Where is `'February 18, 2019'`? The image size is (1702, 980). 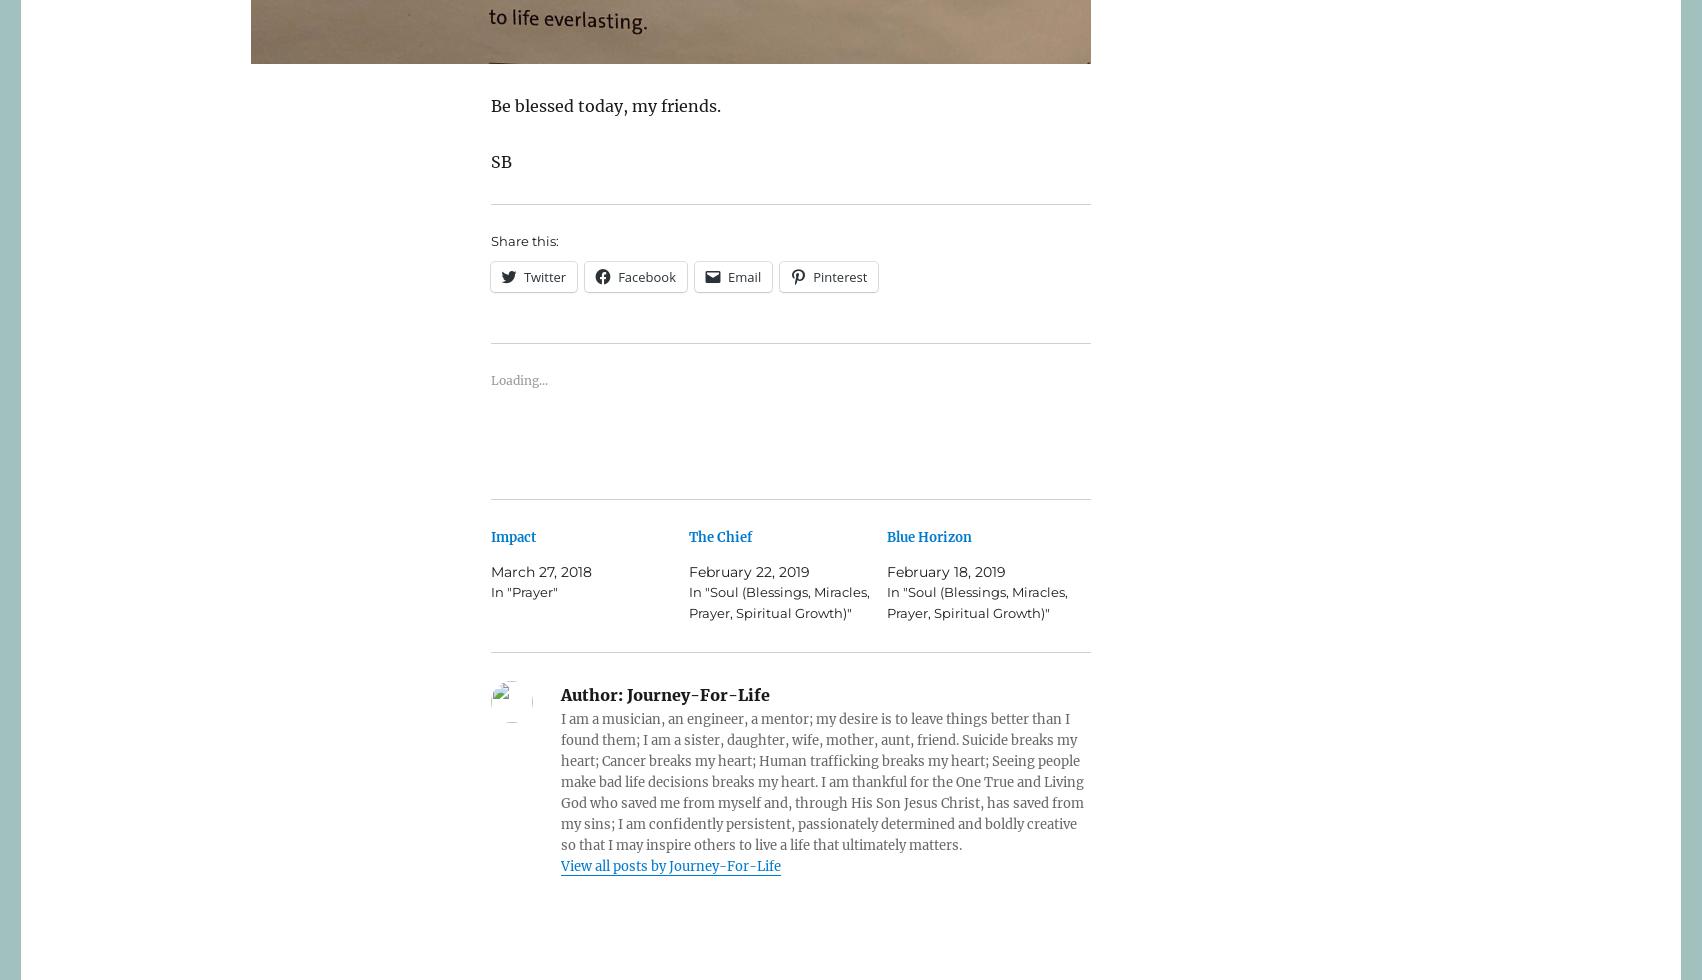
'February 18, 2019' is located at coordinates (946, 572).